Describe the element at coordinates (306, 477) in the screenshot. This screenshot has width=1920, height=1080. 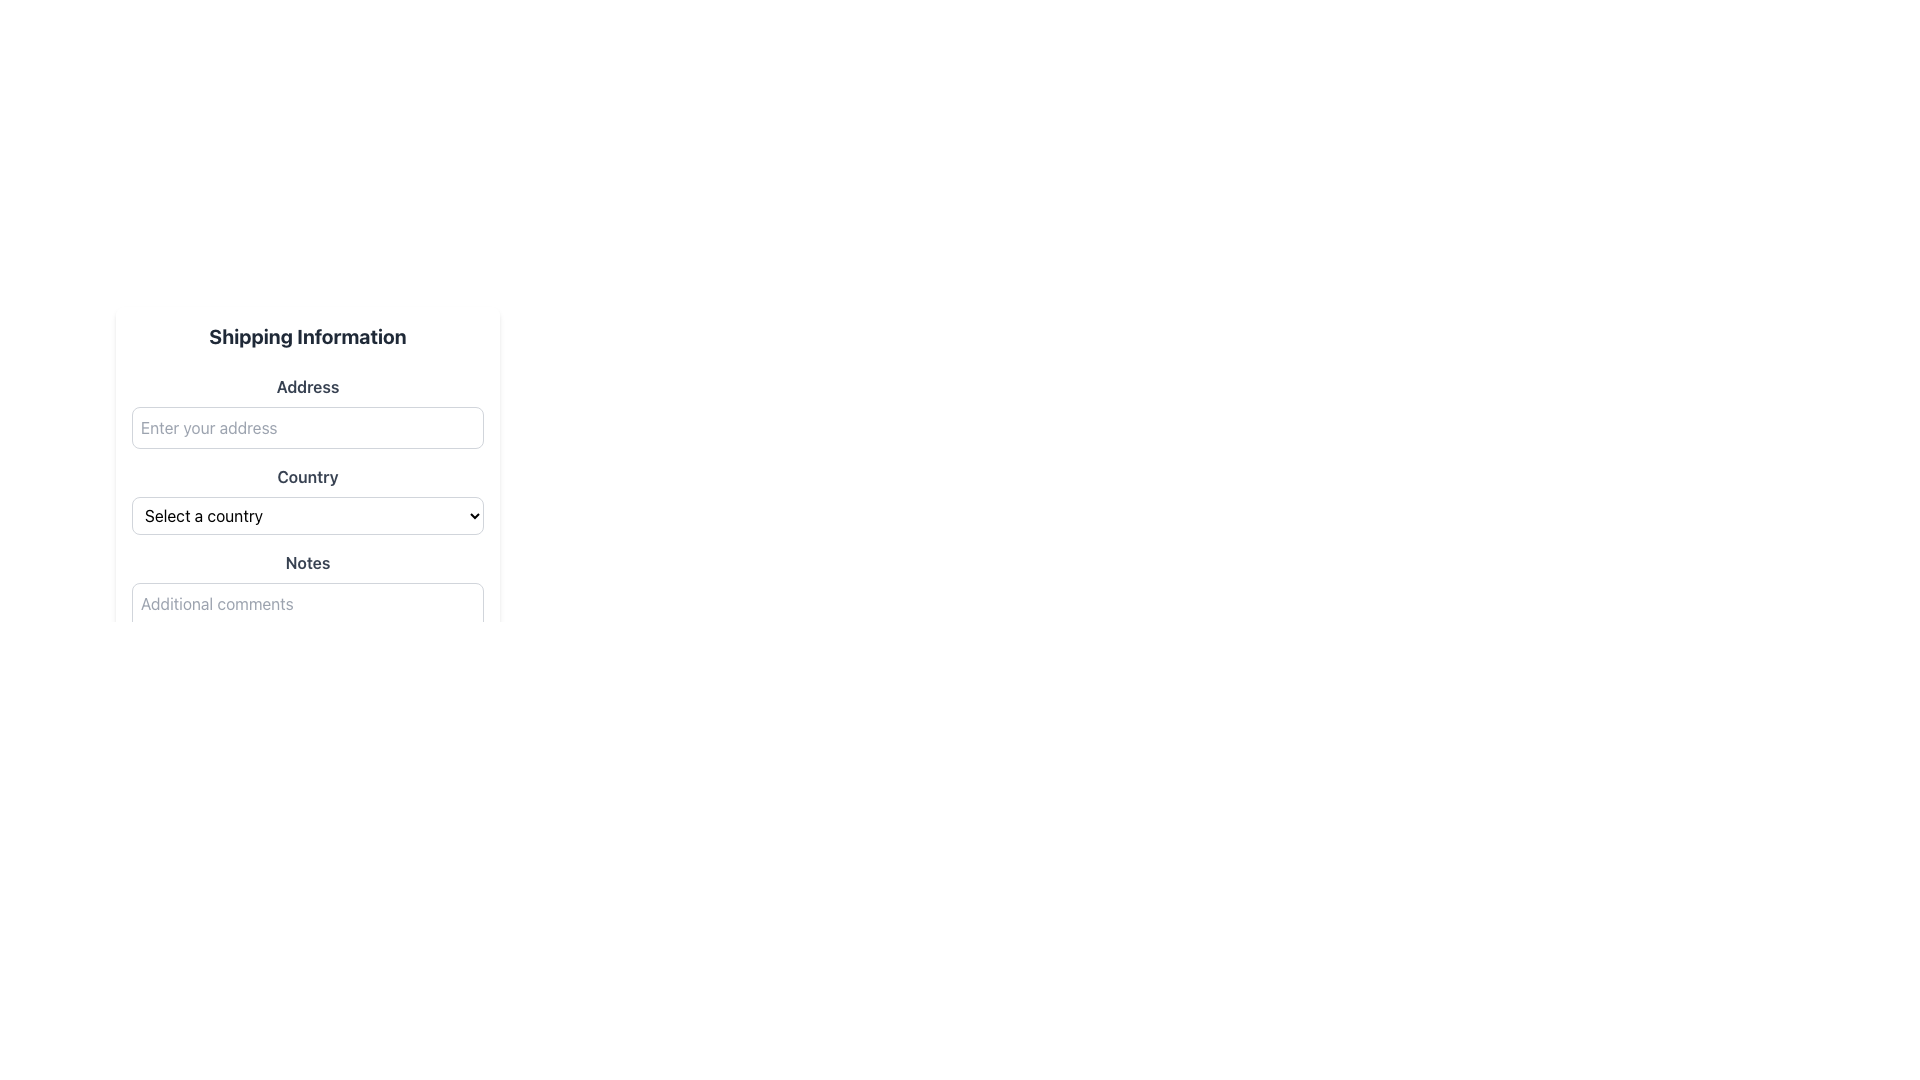
I see `the 'Country' label, which is a bold, dark gray text element located above the country selection dropdown in the shipping information form` at that location.